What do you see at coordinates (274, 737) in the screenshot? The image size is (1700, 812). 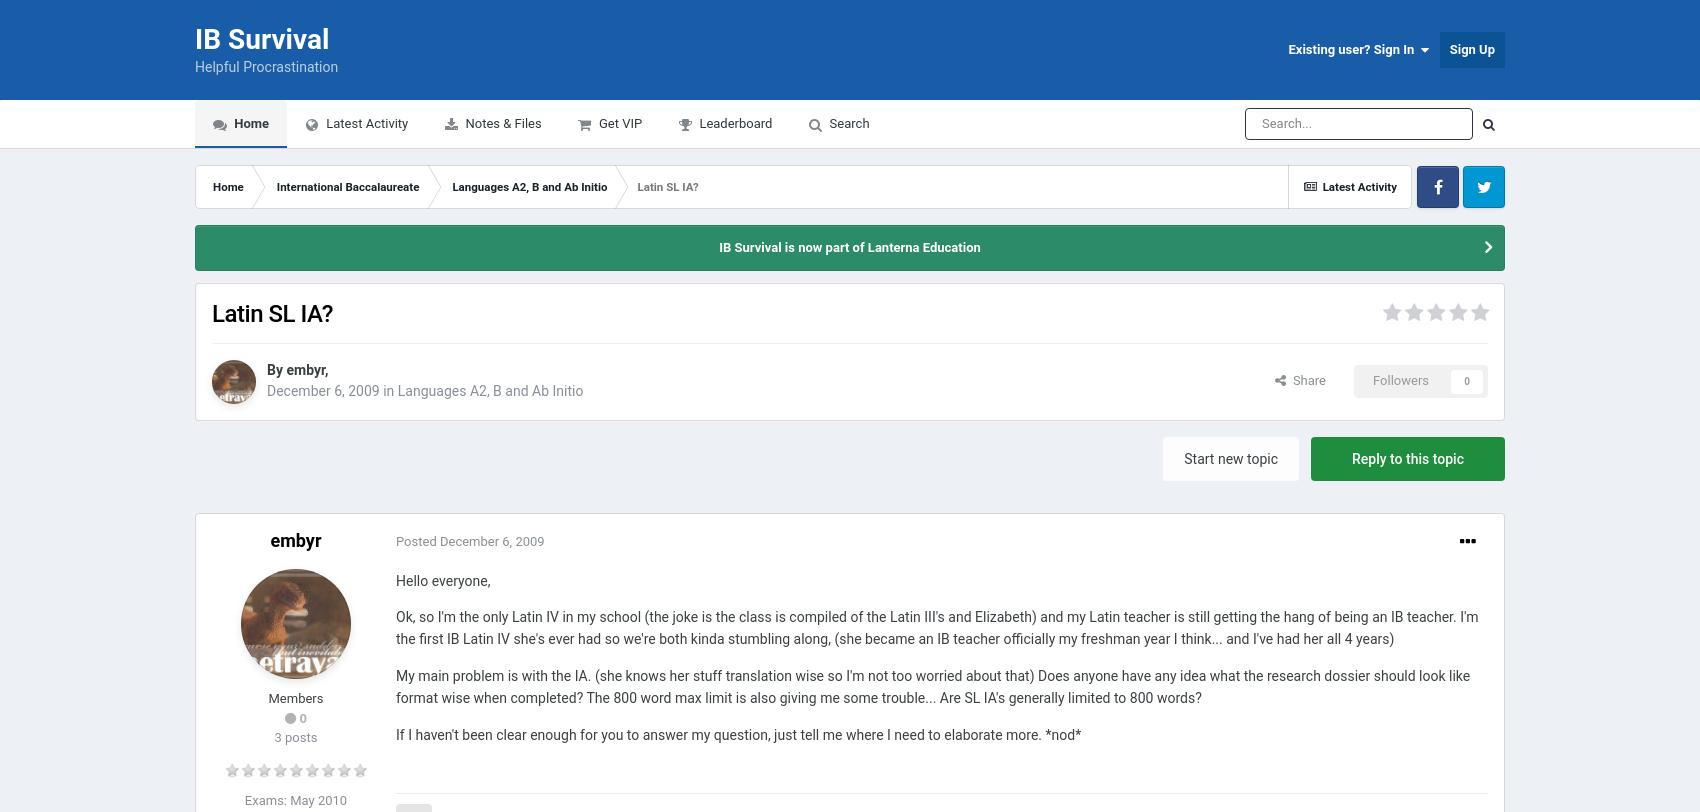 I see `'3 posts'` at bounding box center [274, 737].